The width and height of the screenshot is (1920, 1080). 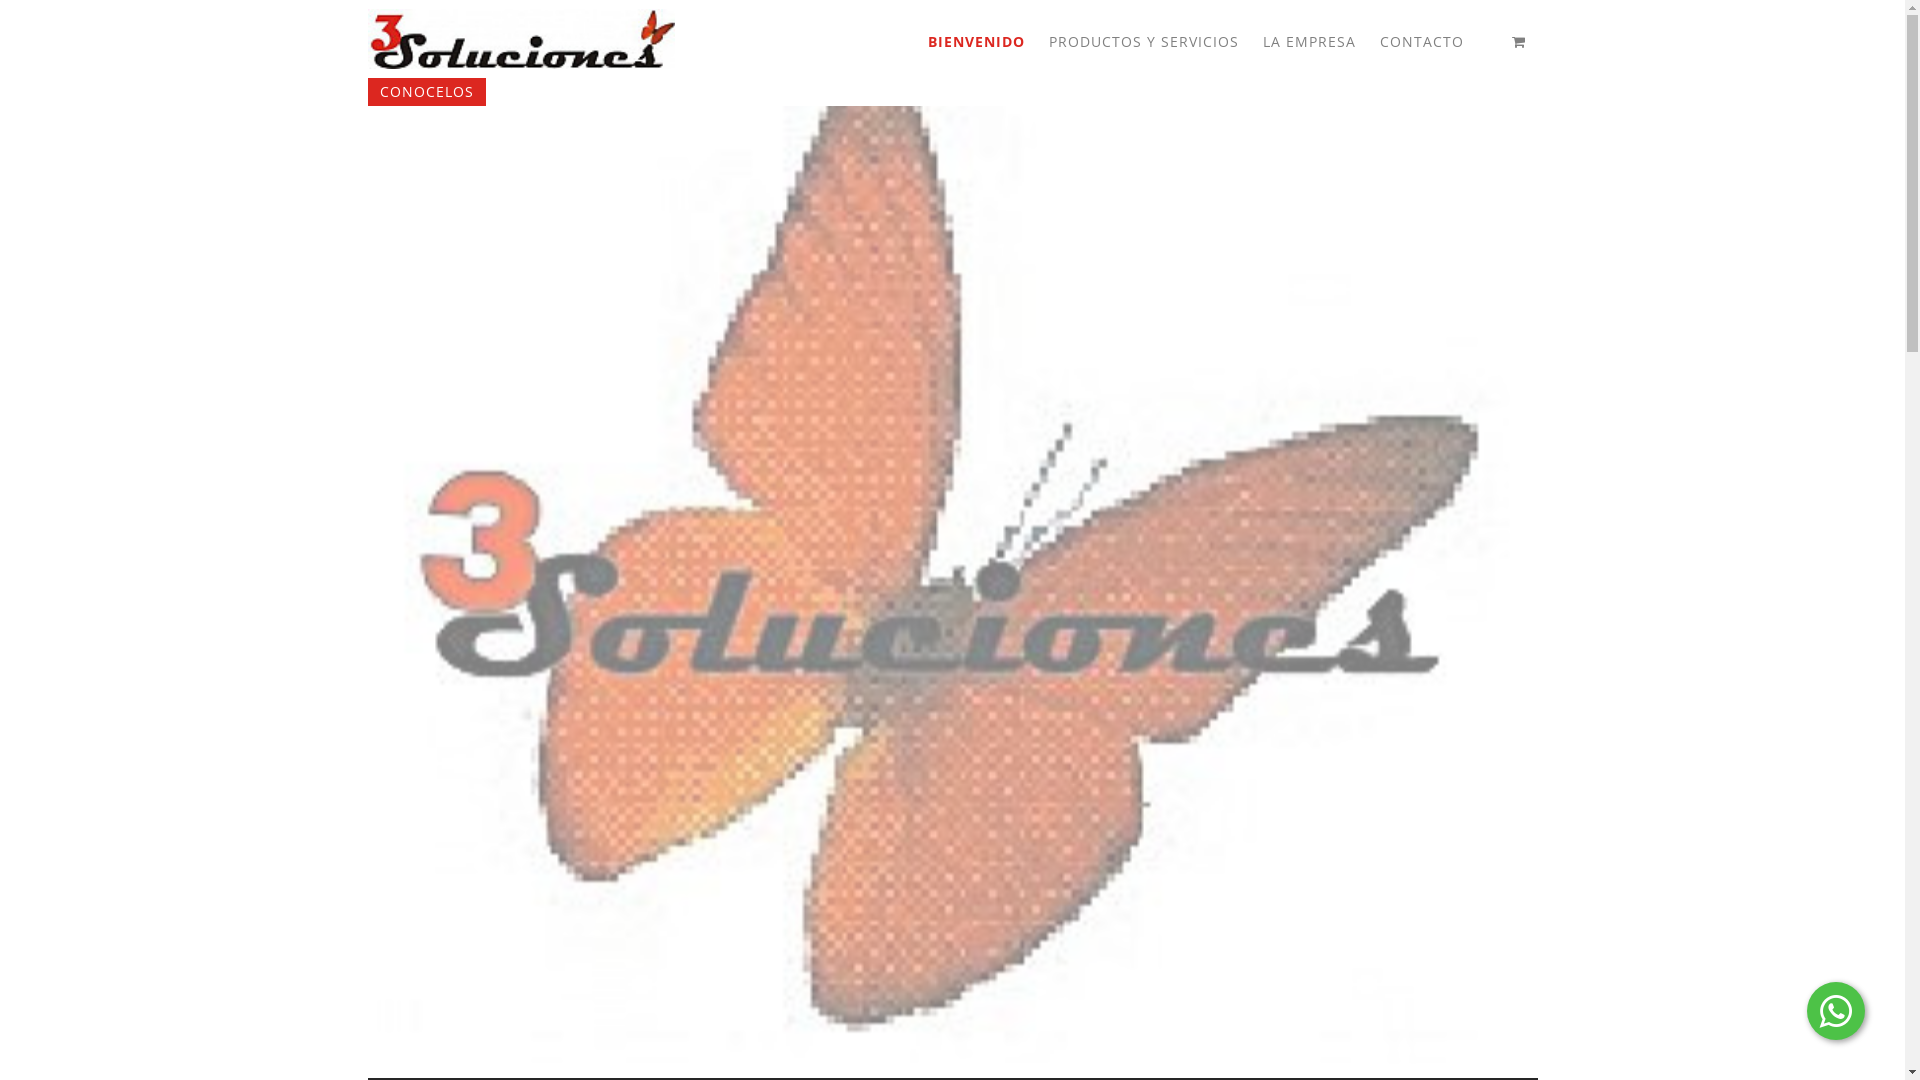 I want to click on 'LA EMPRESA', so click(x=1267, y=42).